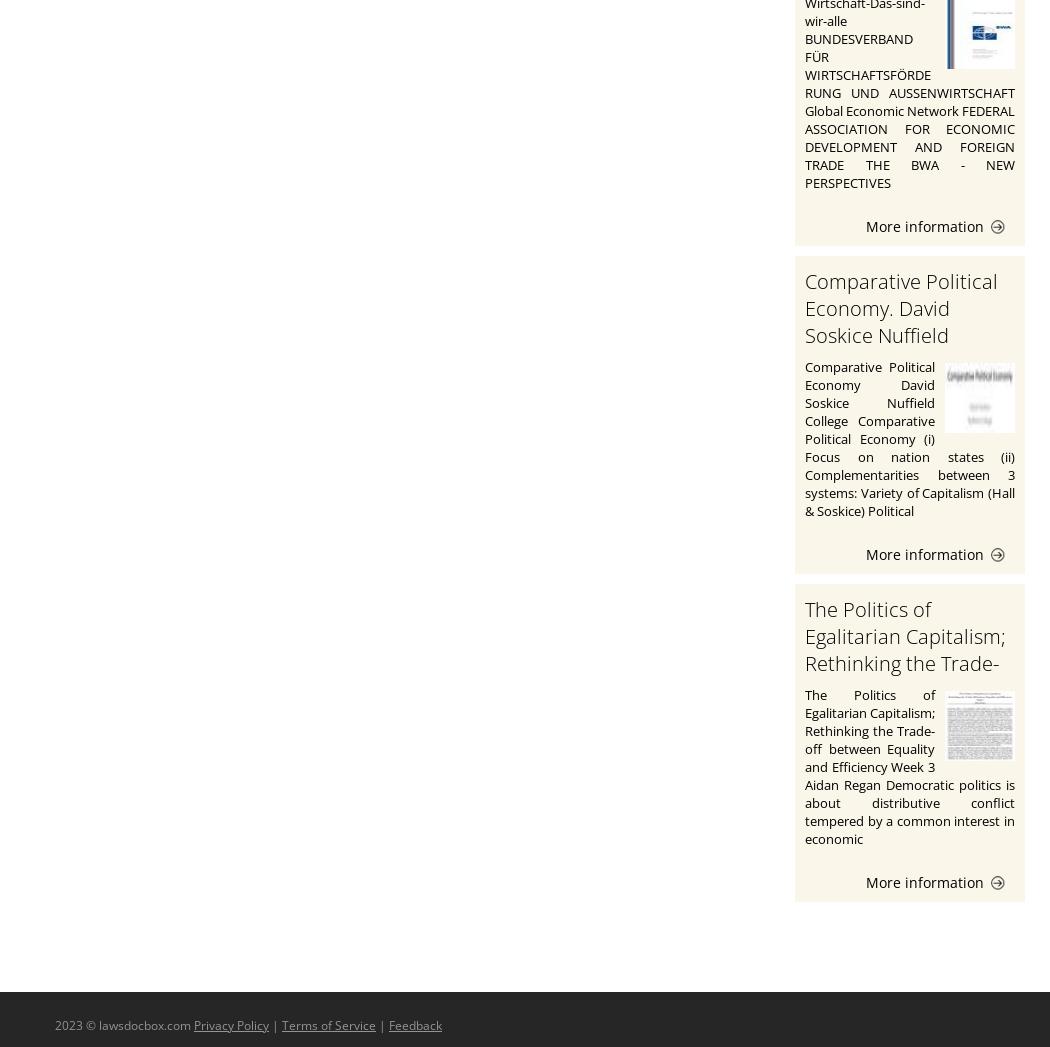 Image resolution: width=1050 pixels, height=1047 pixels. I want to click on 'The Politics of Egalitarian Capitalism; Rethinking the Trade-off between Equality and Efficiency', so click(905, 662).